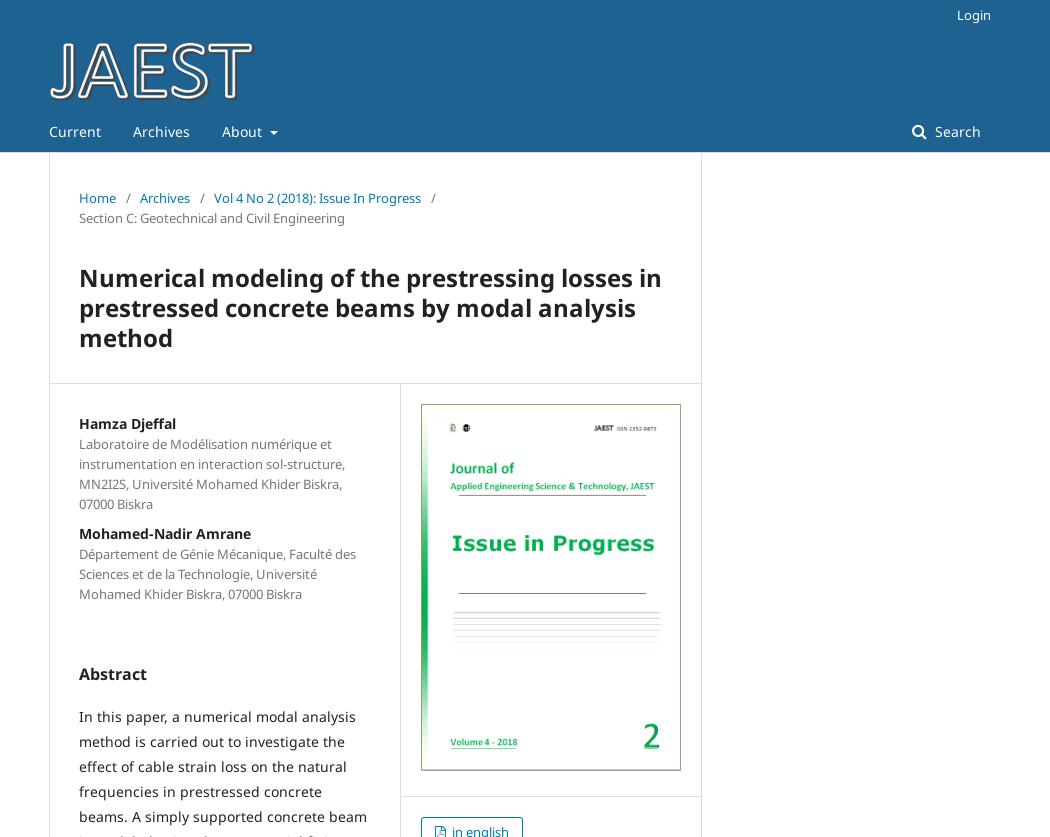 Image resolution: width=1050 pixels, height=837 pixels. What do you see at coordinates (78, 197) in the screenshot?
I see `'Home'` at bounding box center [78, 197].